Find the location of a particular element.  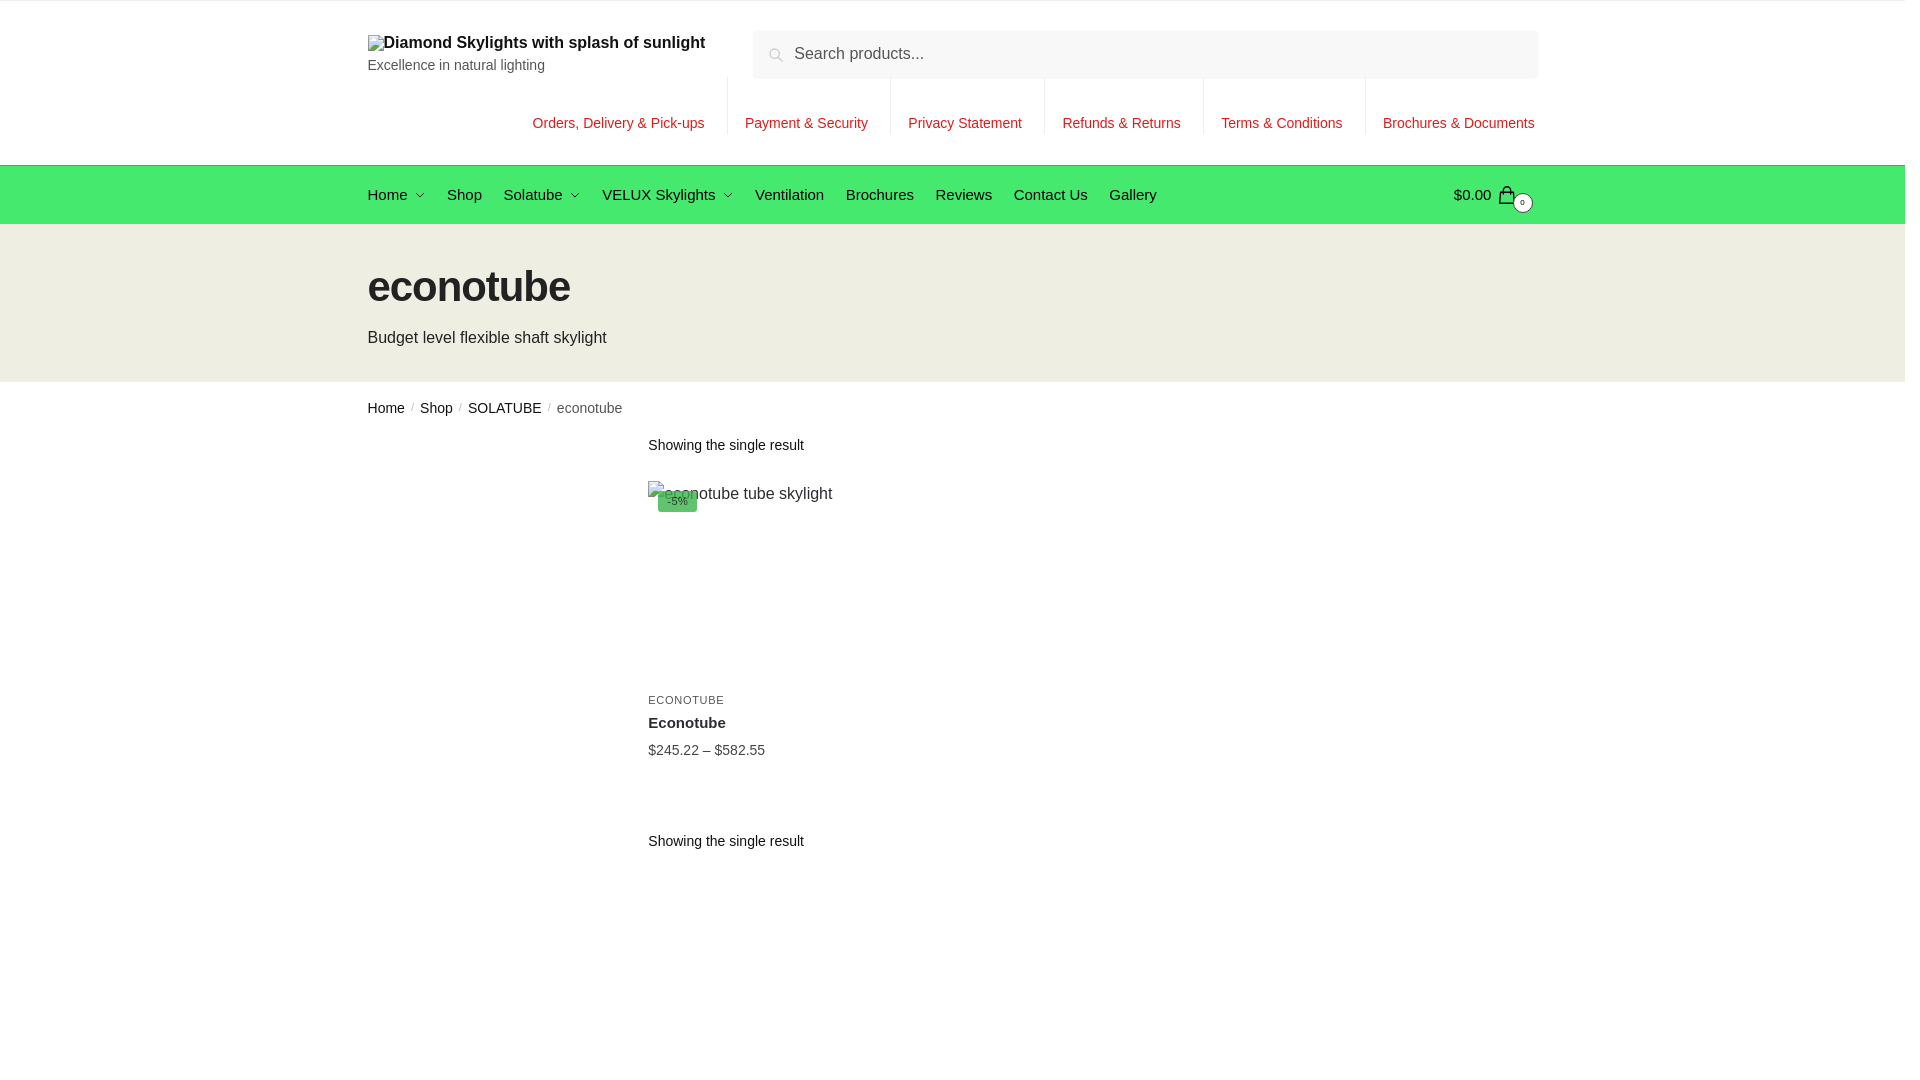

'Terms & Conditions' is located at coordinates (1281, 105).